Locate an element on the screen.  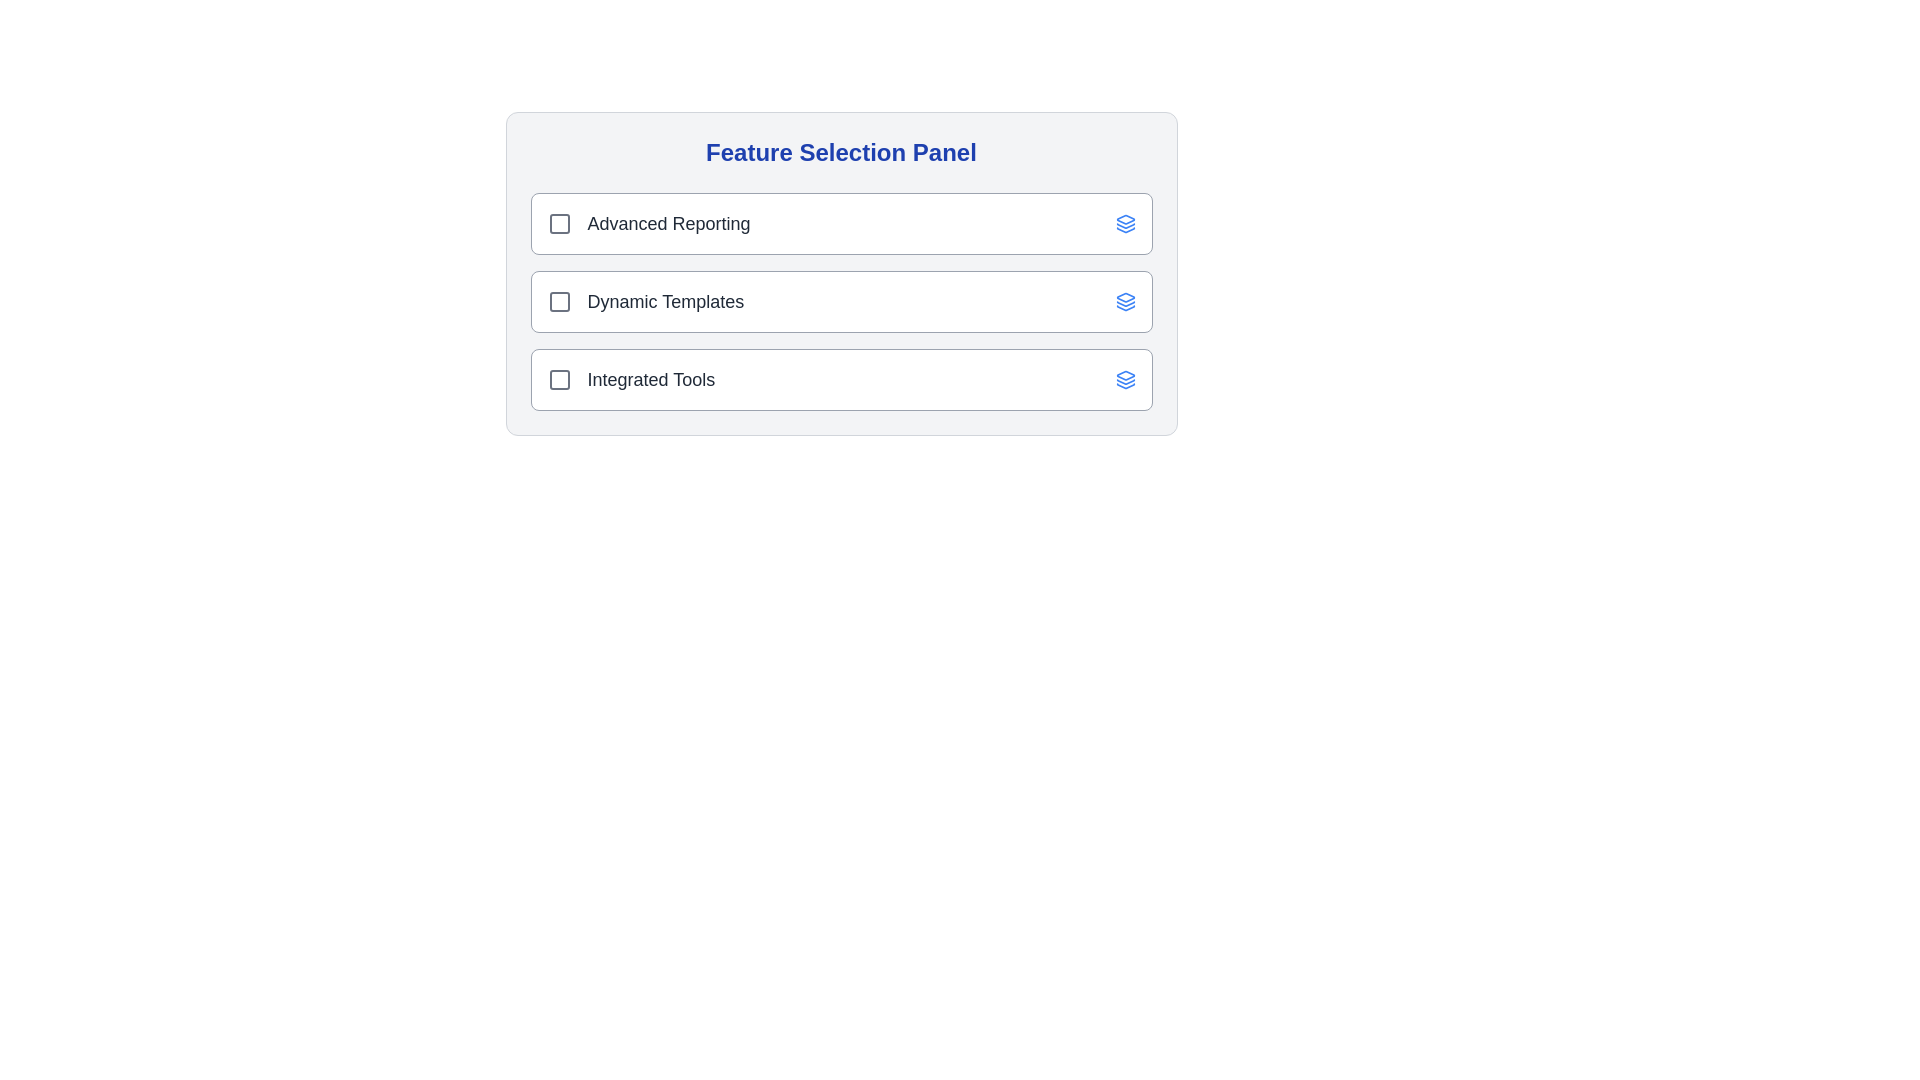
the 'Dynamic Templates' icon, which is the middle icon of three in the feature selection panel is located at coordinates (1125, 304).